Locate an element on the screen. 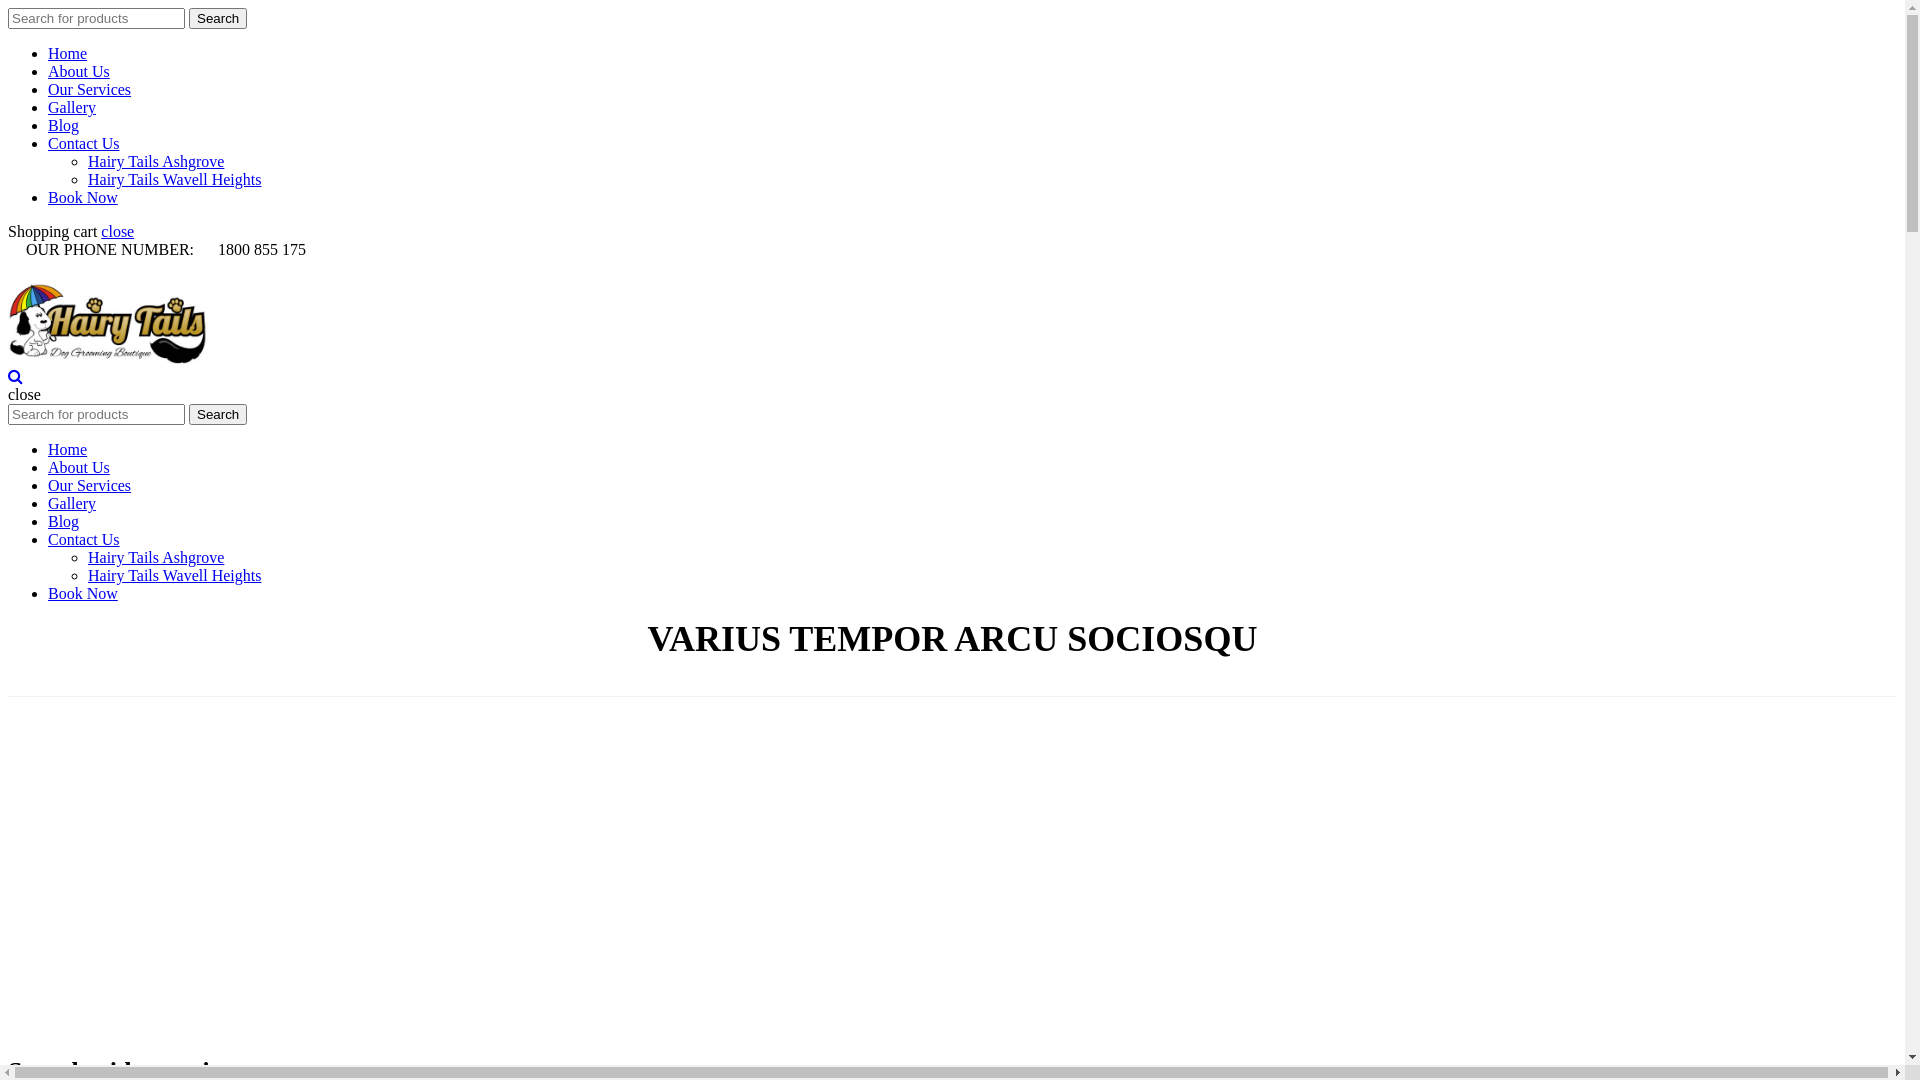 Image resolution: width=1920 pixels, height=1080 pixels. 'Home' is located at coordinates (67, 52).